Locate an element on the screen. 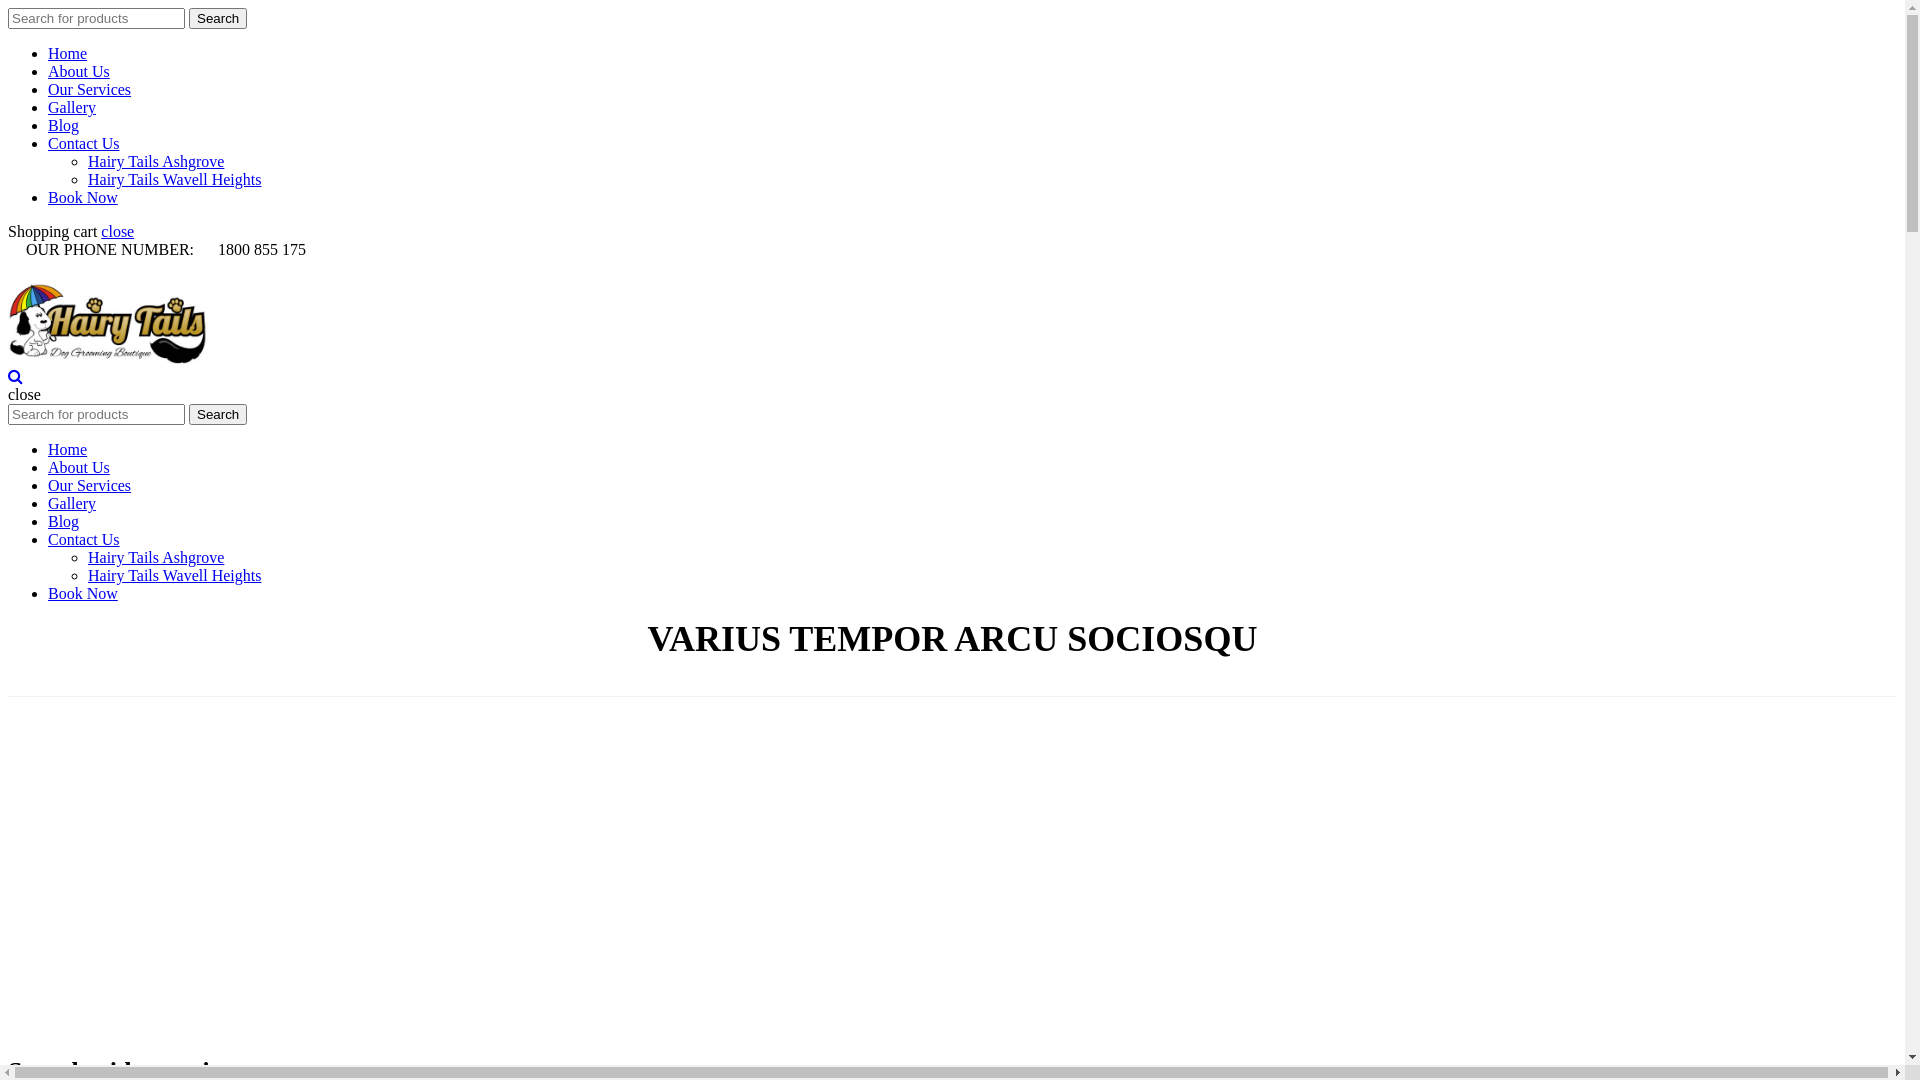 Image resolution: width=1920 pixels, height=1080 pixels. 'Home' is located at coordinates (67, 52).